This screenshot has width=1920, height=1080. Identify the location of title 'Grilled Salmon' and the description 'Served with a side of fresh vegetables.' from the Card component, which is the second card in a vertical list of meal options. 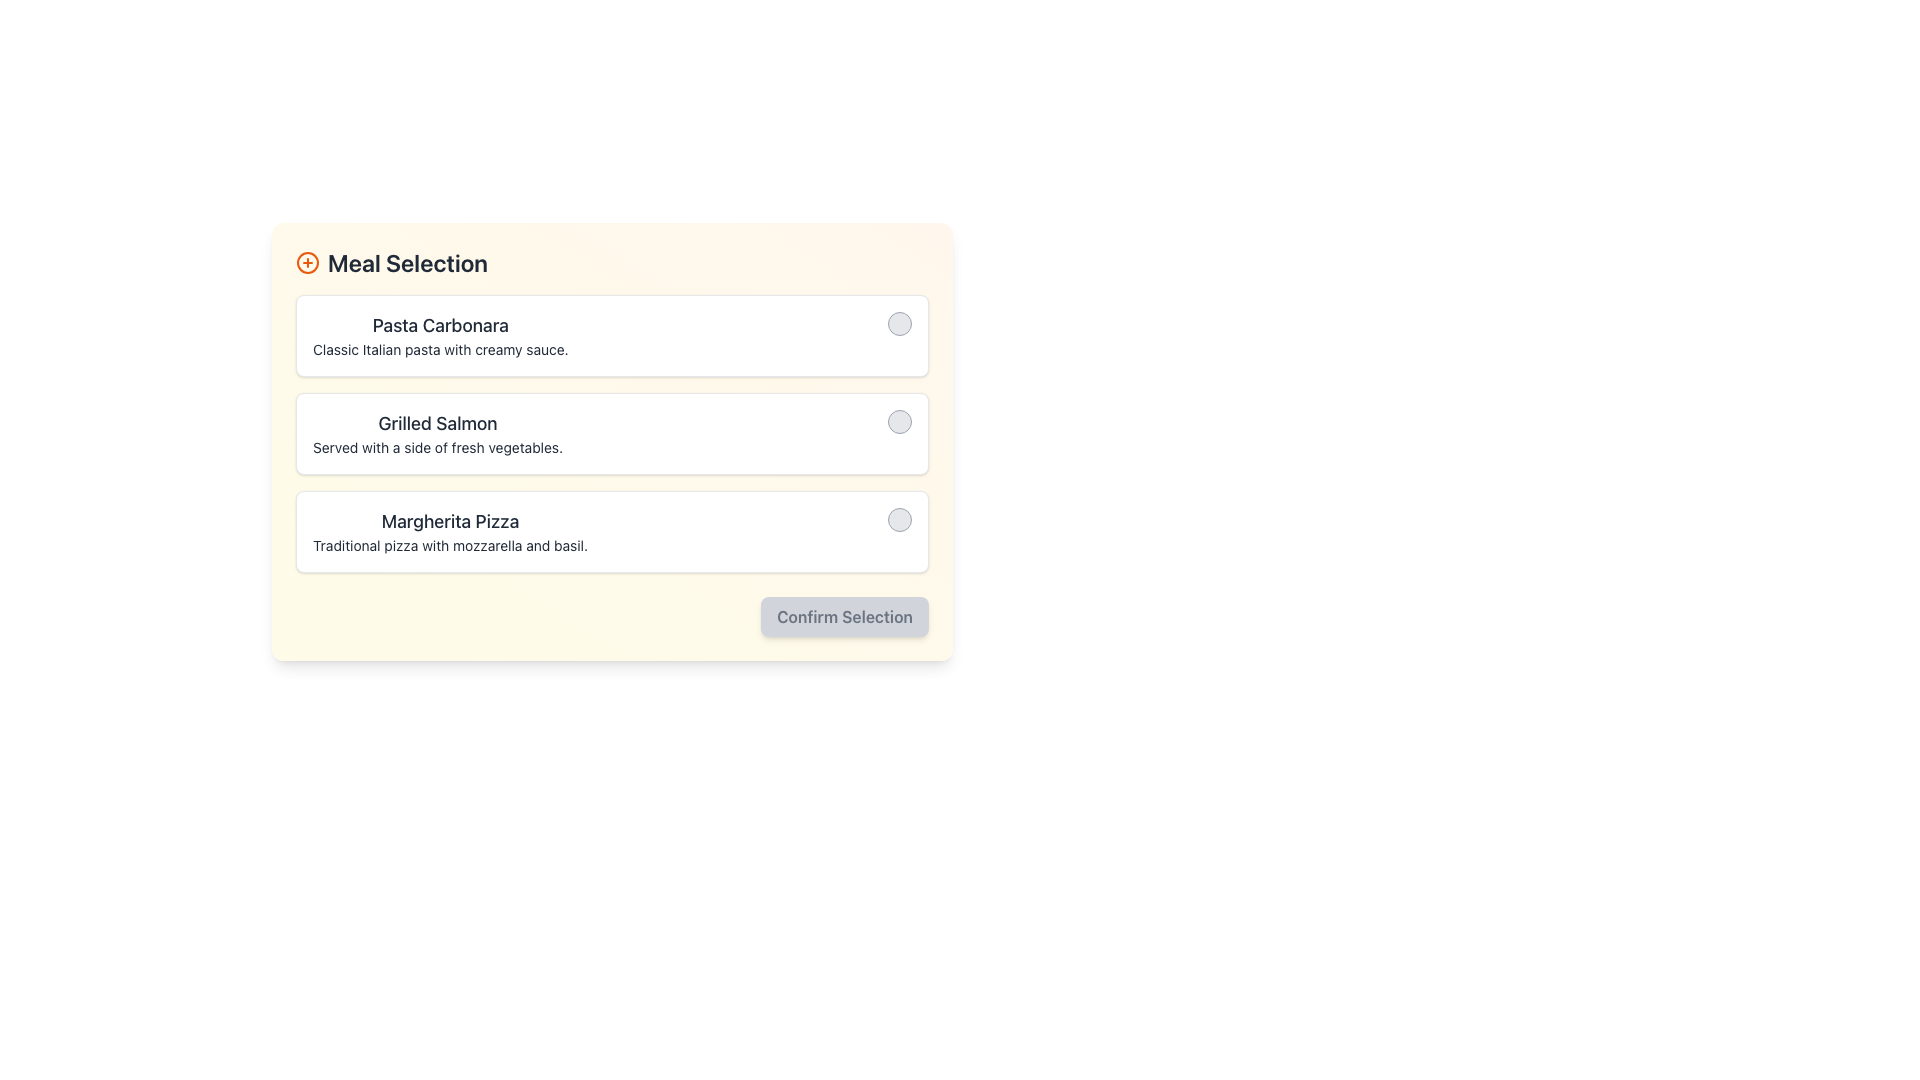
(611, 433).